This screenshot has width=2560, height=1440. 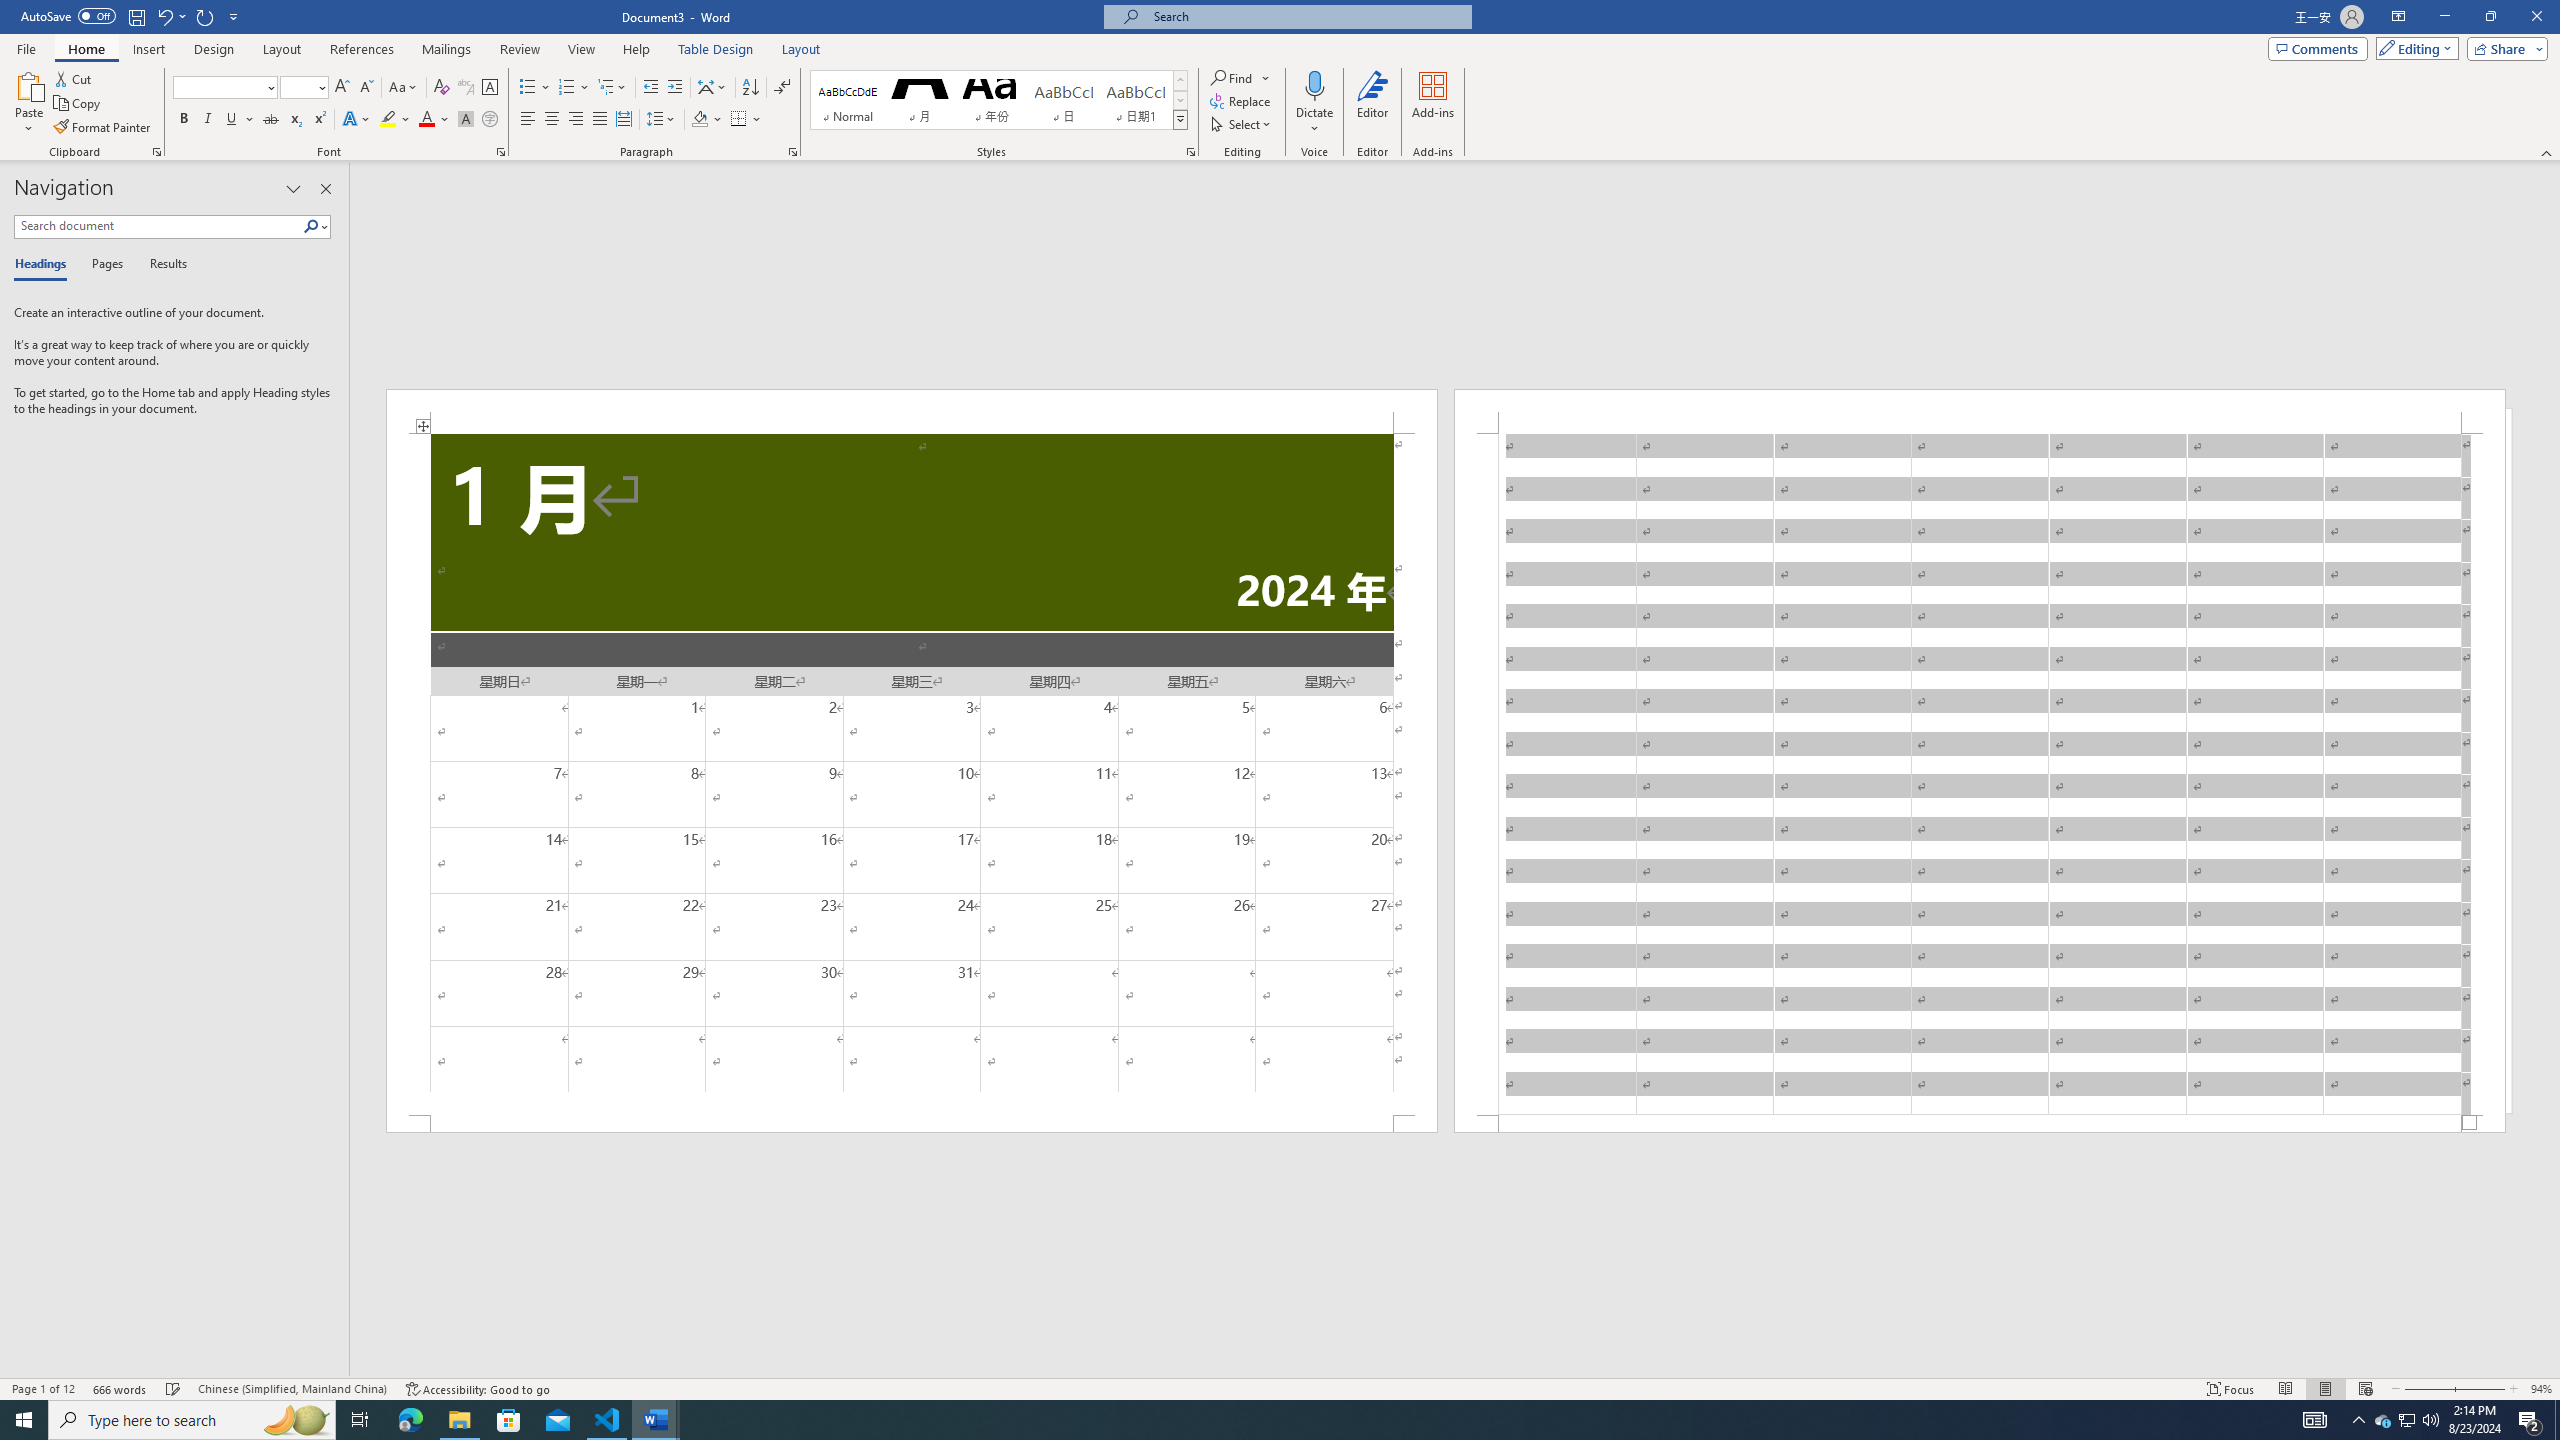 What do you see at coordinates (518, 49) in the screenshot?
I see `'Review'` at bounding box center [518, 49].